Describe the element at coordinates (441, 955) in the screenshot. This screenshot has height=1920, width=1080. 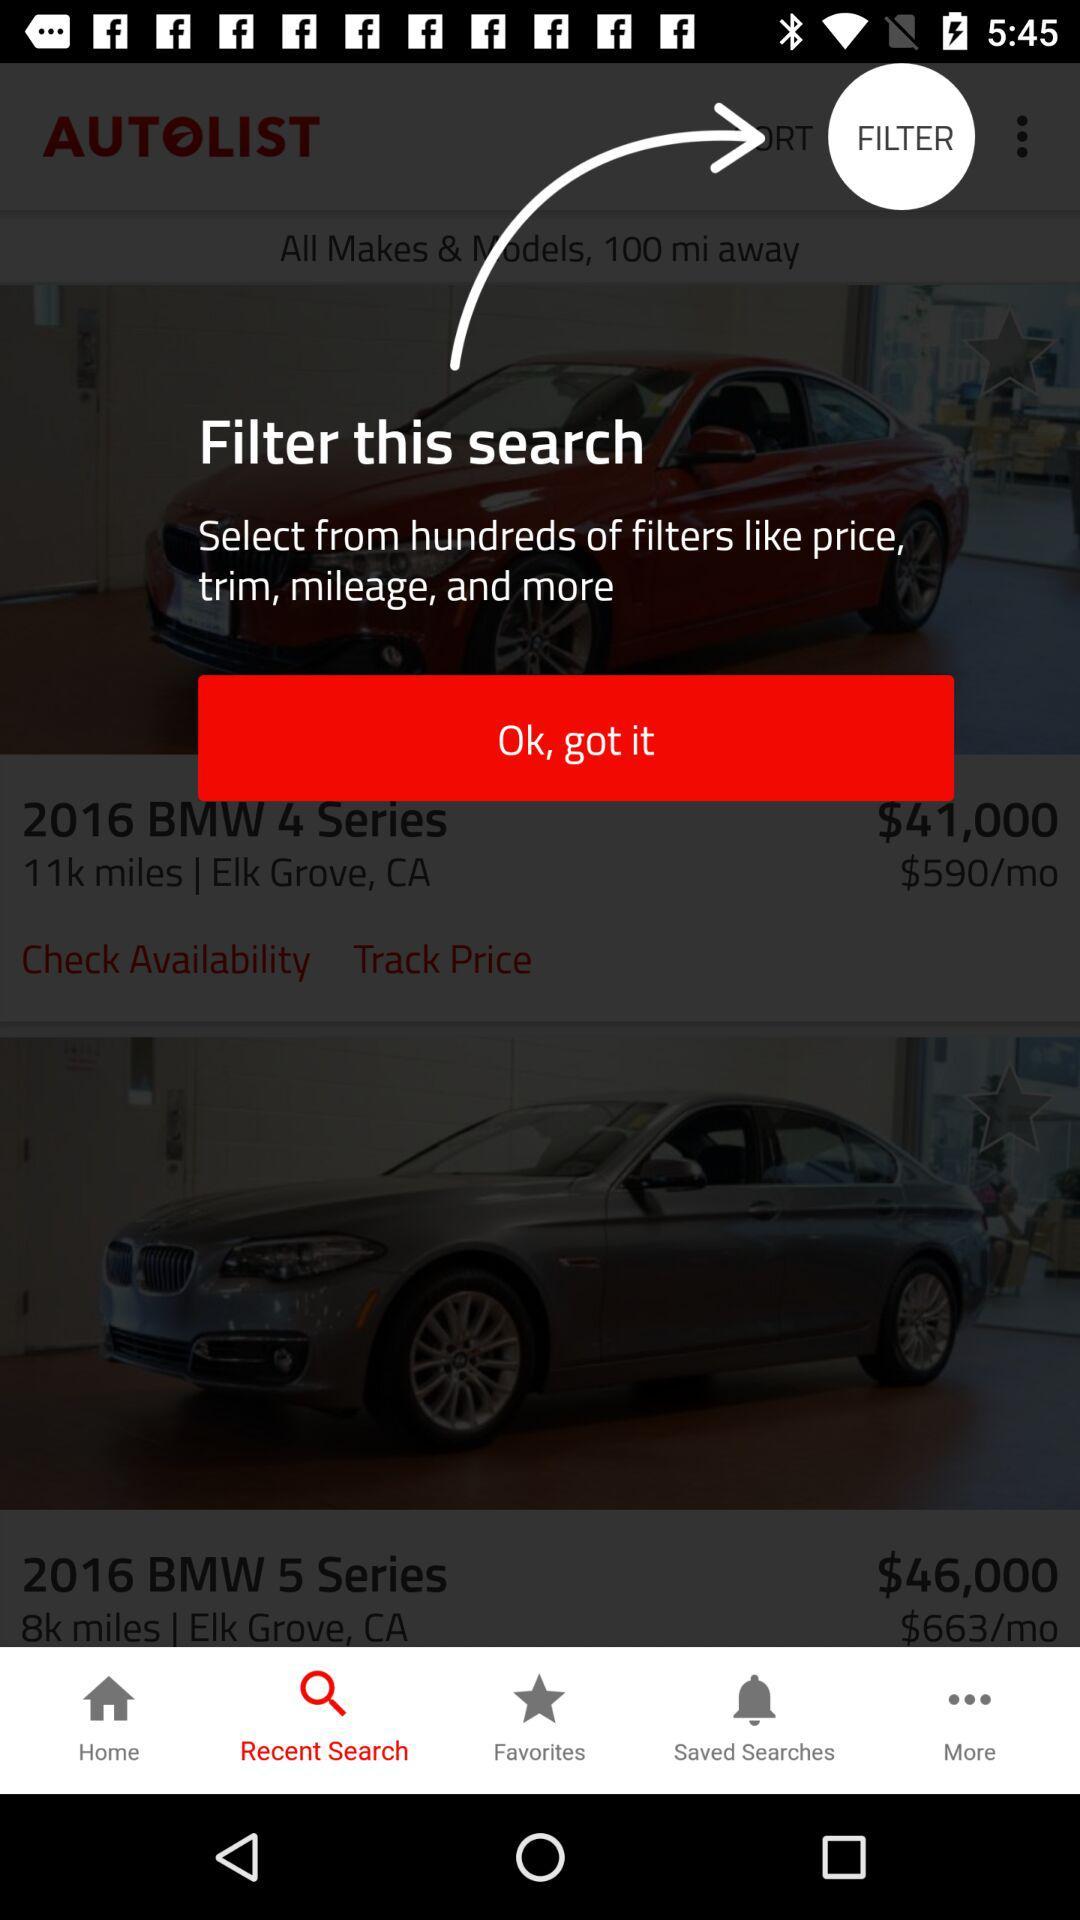
I see `icon next to the $590/mo` at that location.